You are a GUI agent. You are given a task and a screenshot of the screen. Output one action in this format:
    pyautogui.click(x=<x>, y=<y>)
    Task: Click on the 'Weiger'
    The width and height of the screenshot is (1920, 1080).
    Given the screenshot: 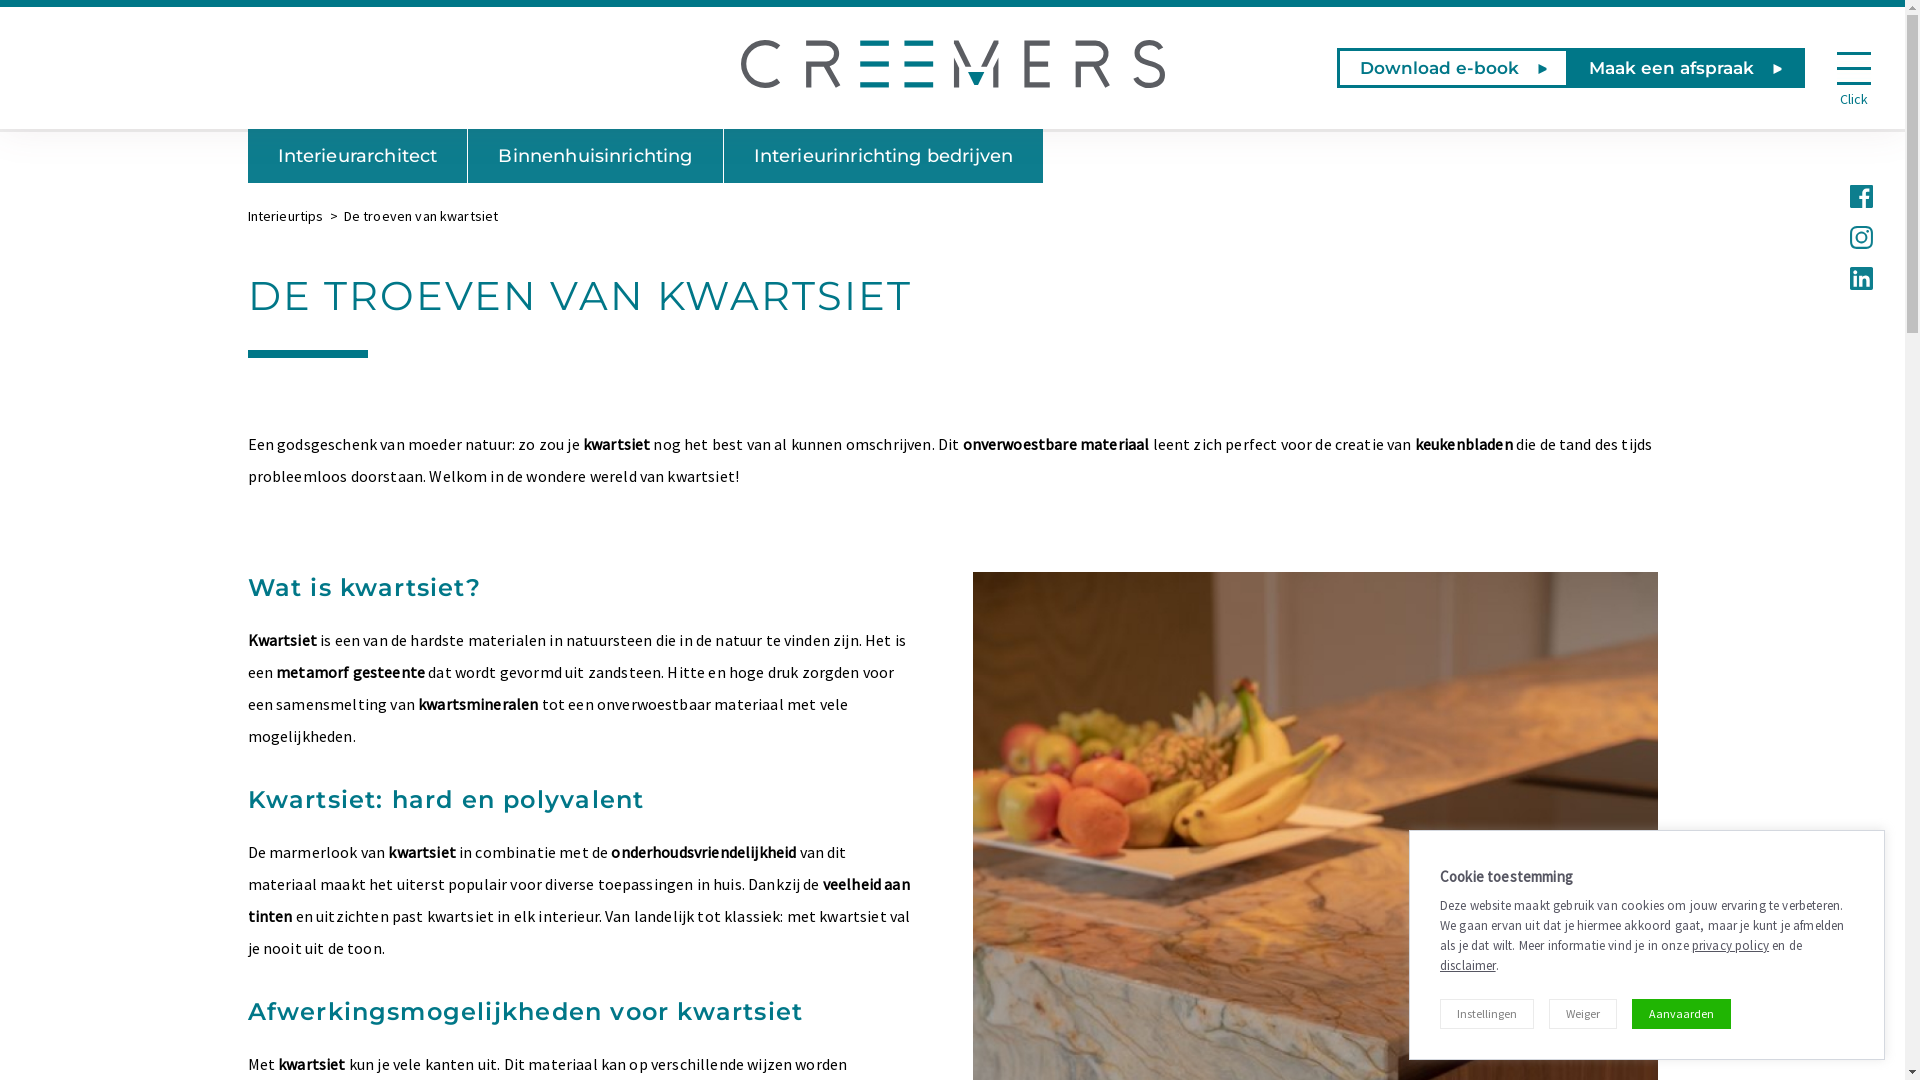 What is the action you would take?
    pyautogui.click(x=1548, y=1014)
    